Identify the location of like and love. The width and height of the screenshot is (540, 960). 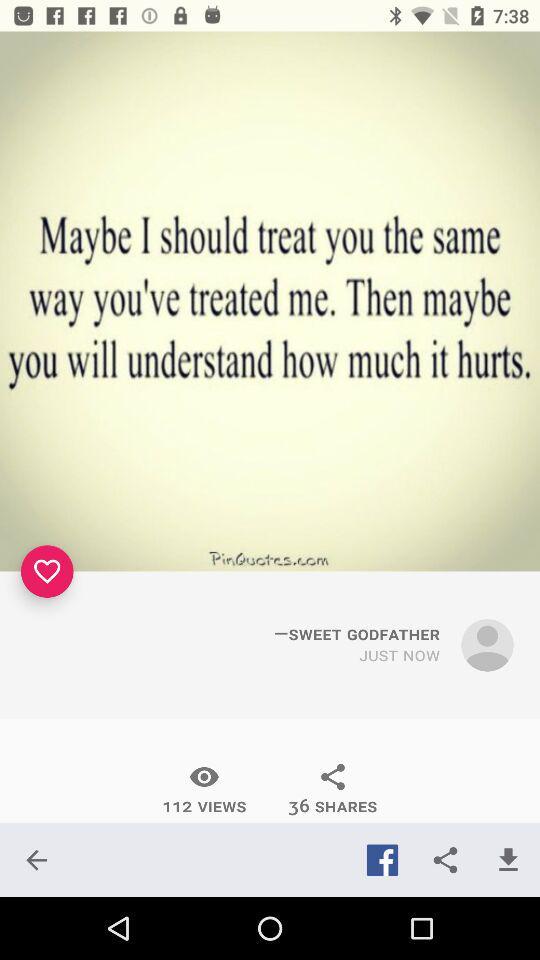
(47, 571).